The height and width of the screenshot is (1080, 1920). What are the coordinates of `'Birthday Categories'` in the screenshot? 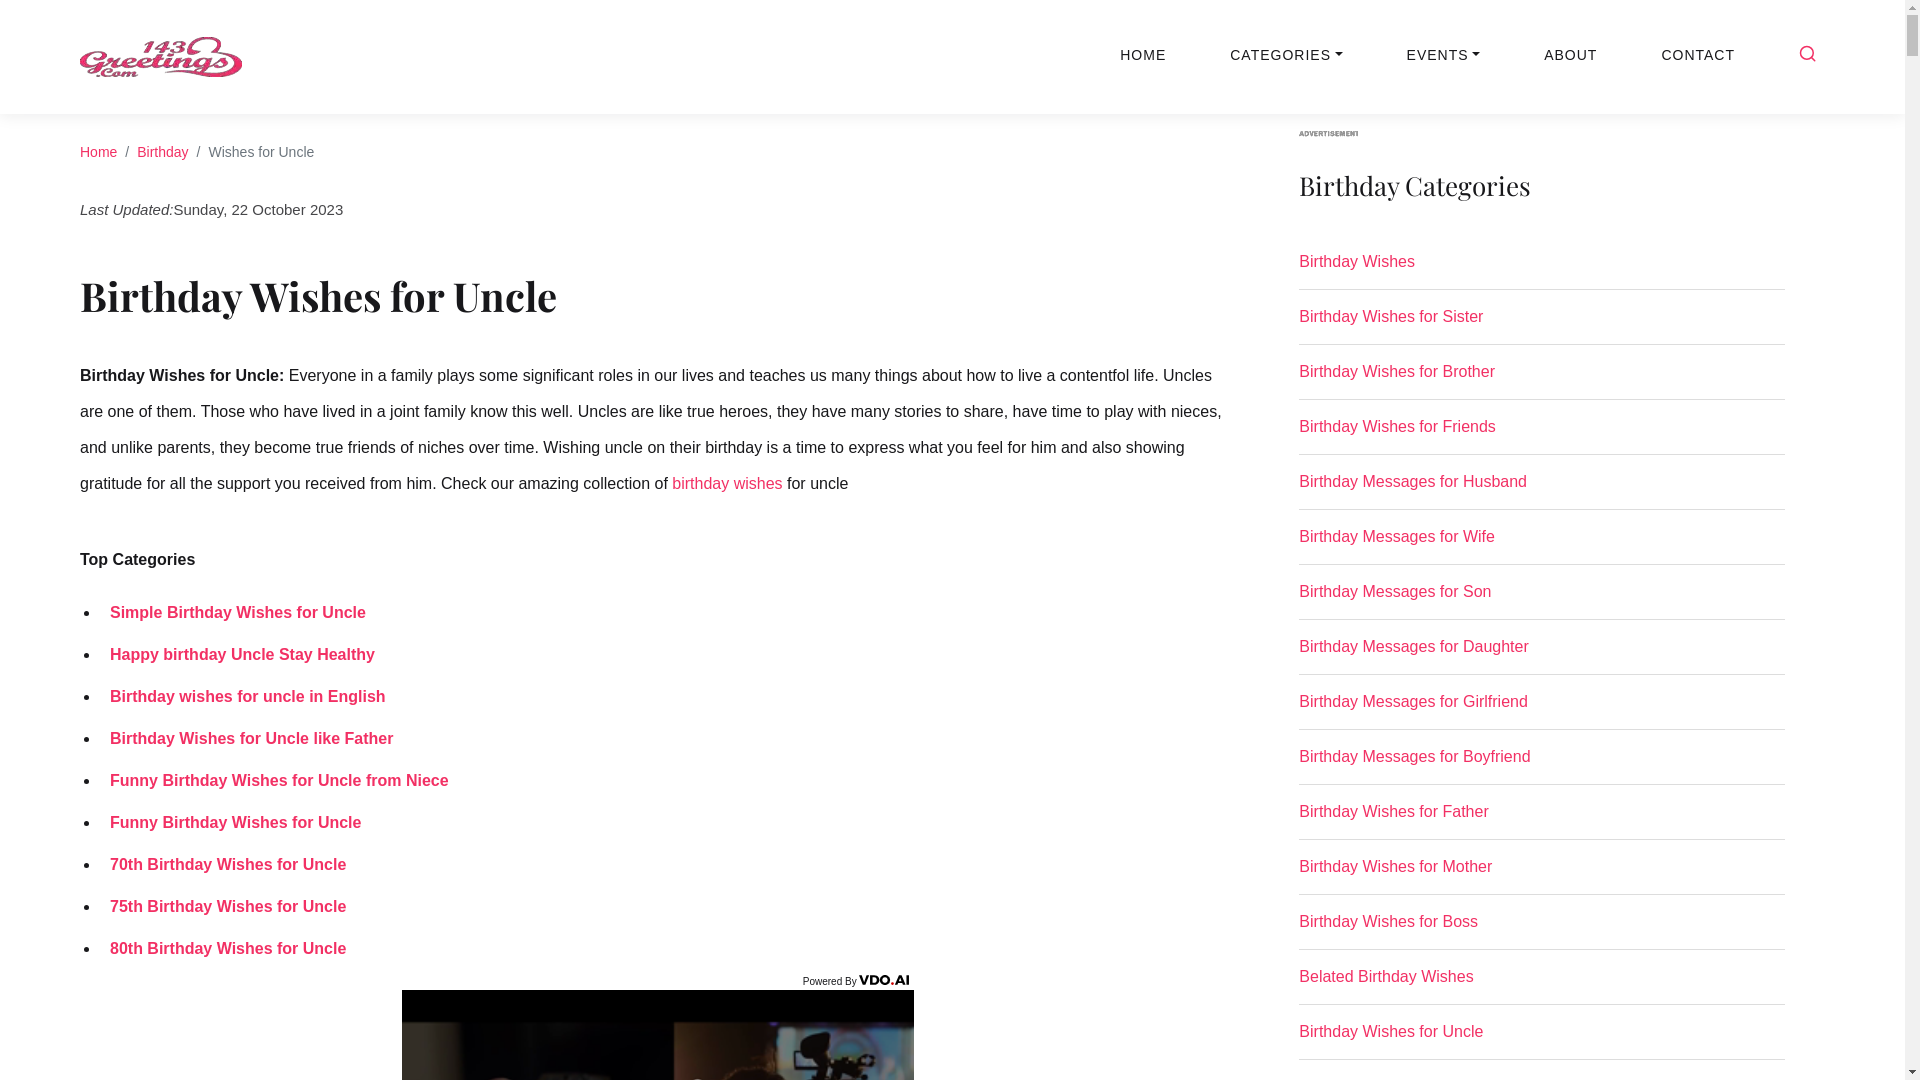 It's located at (1540, 197).